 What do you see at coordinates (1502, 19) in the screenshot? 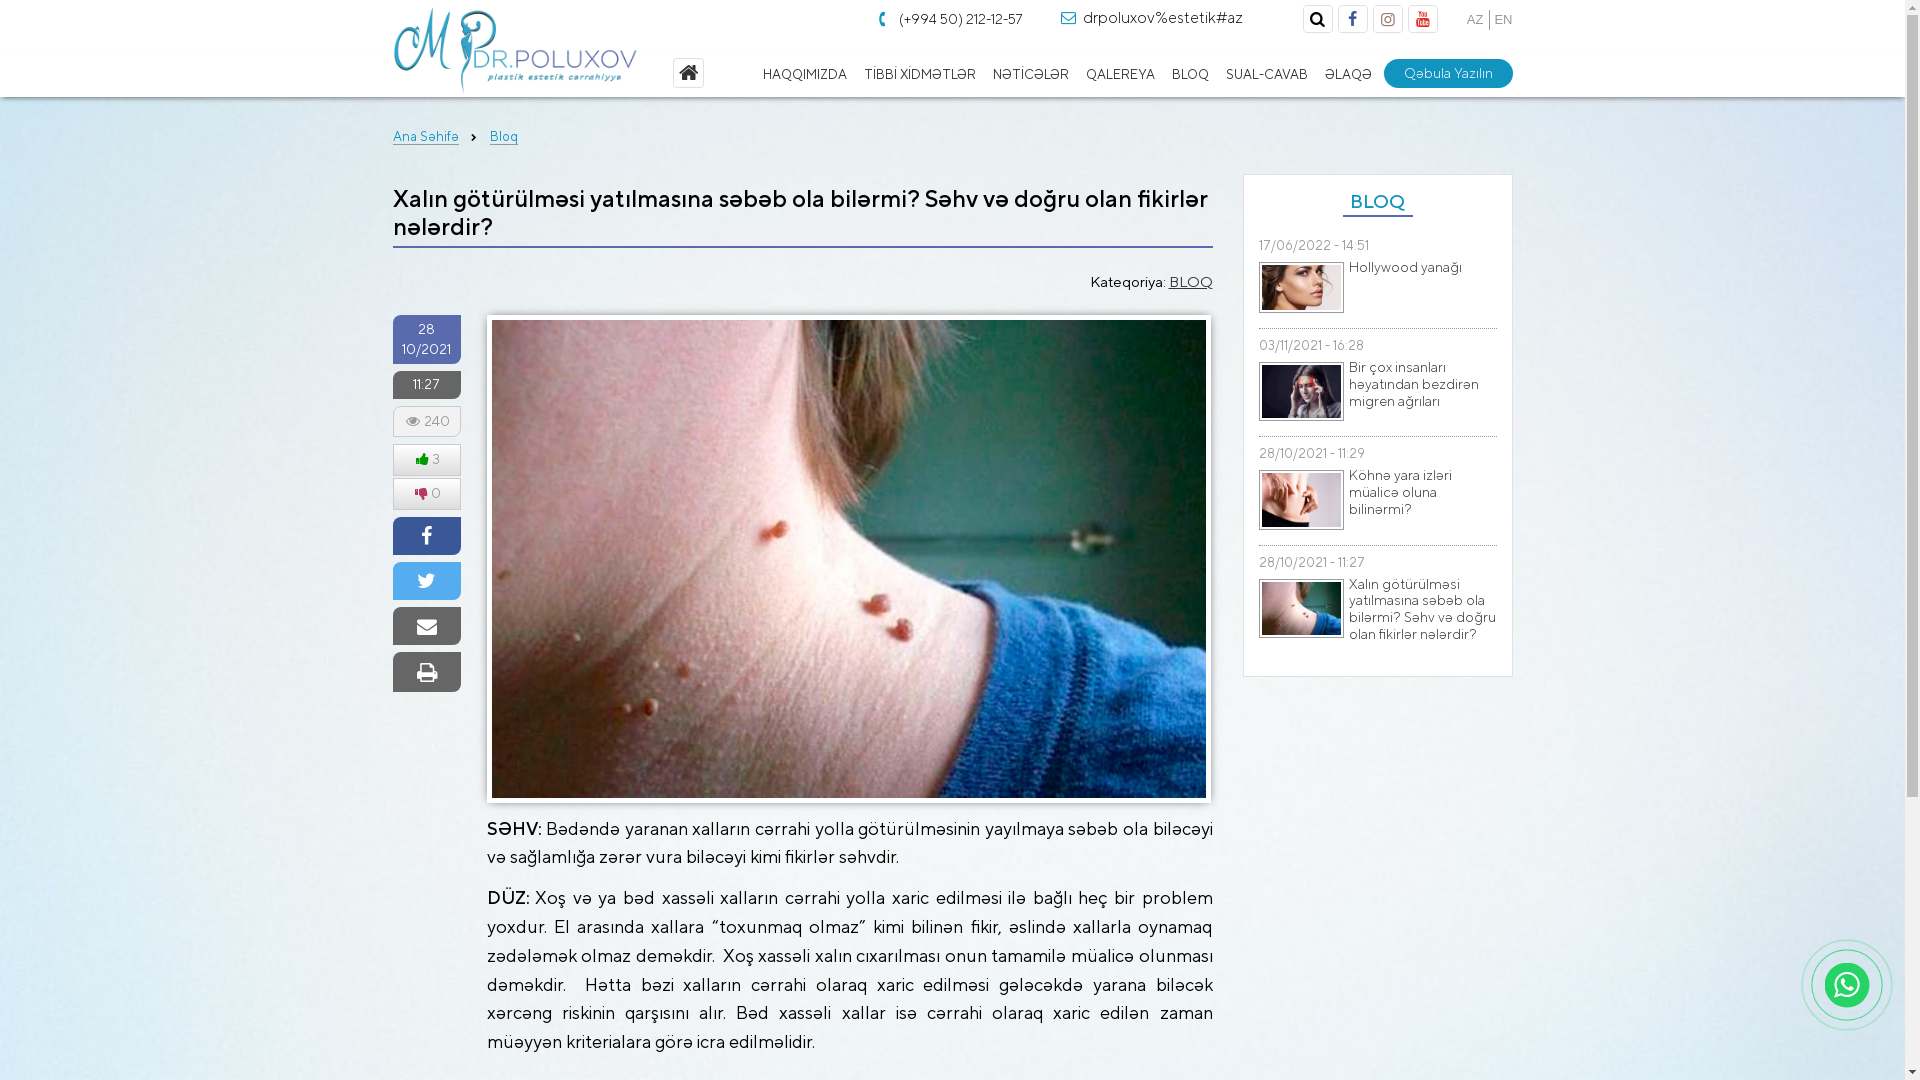
I see `'EN'` at bounding box center [1502, 19].